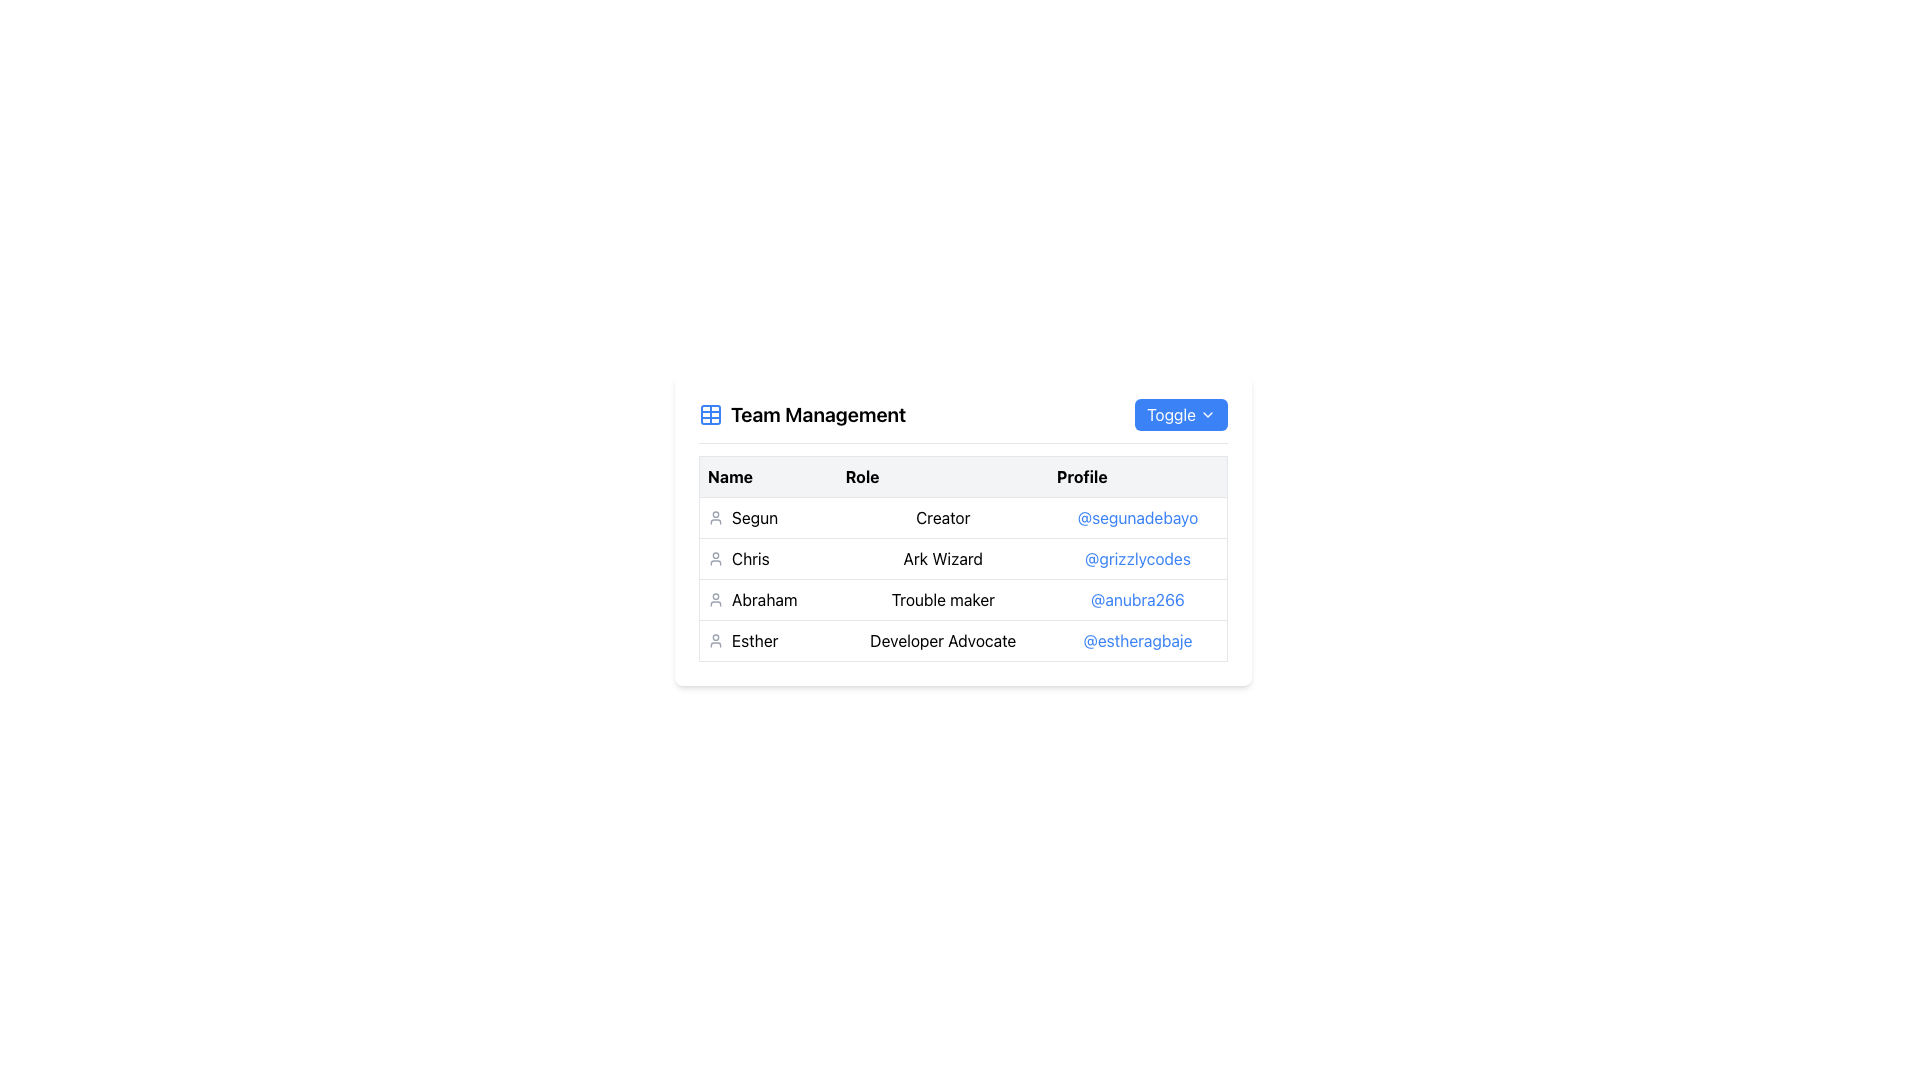 The image size is (1920, 1080). I want to click on text from the 'Developer Advocate' label located in the Role column of the table, which is positioned immediately to the right of 'Esther', so click(942, 640).